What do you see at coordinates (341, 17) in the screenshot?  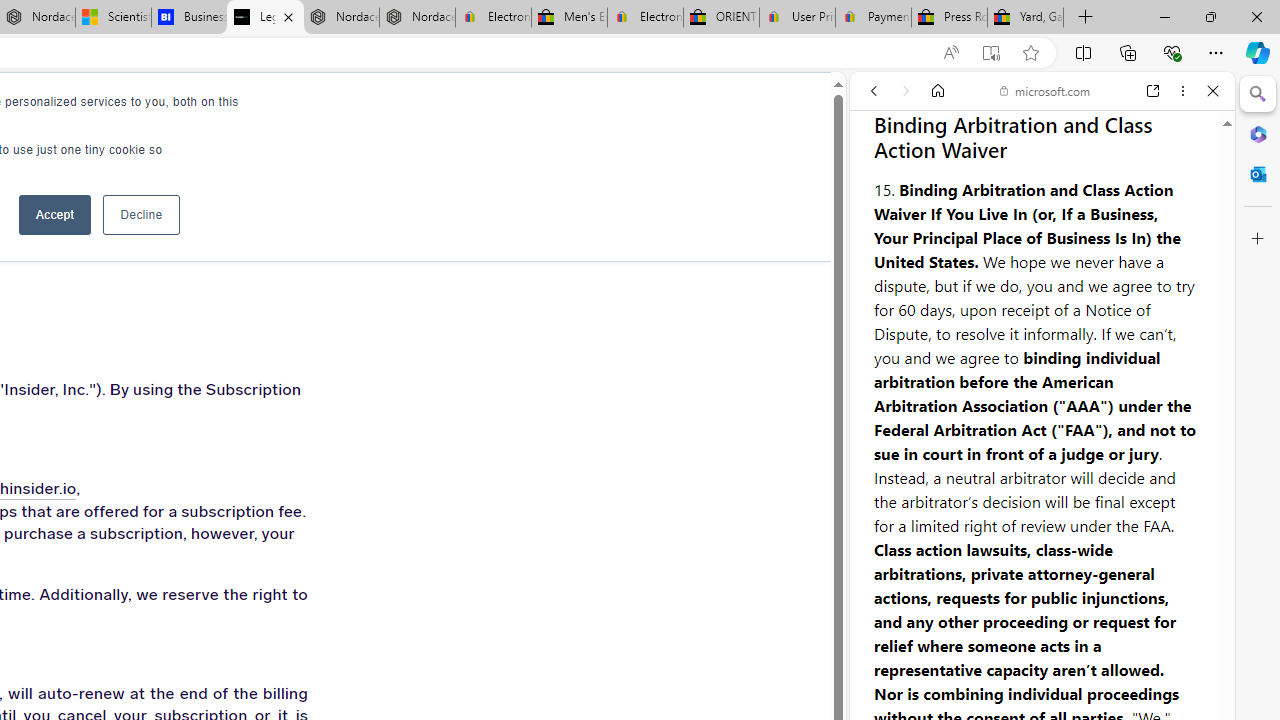 I see `'Nordace - Summer Adventures 2024'` at bounding box center [341, 17].